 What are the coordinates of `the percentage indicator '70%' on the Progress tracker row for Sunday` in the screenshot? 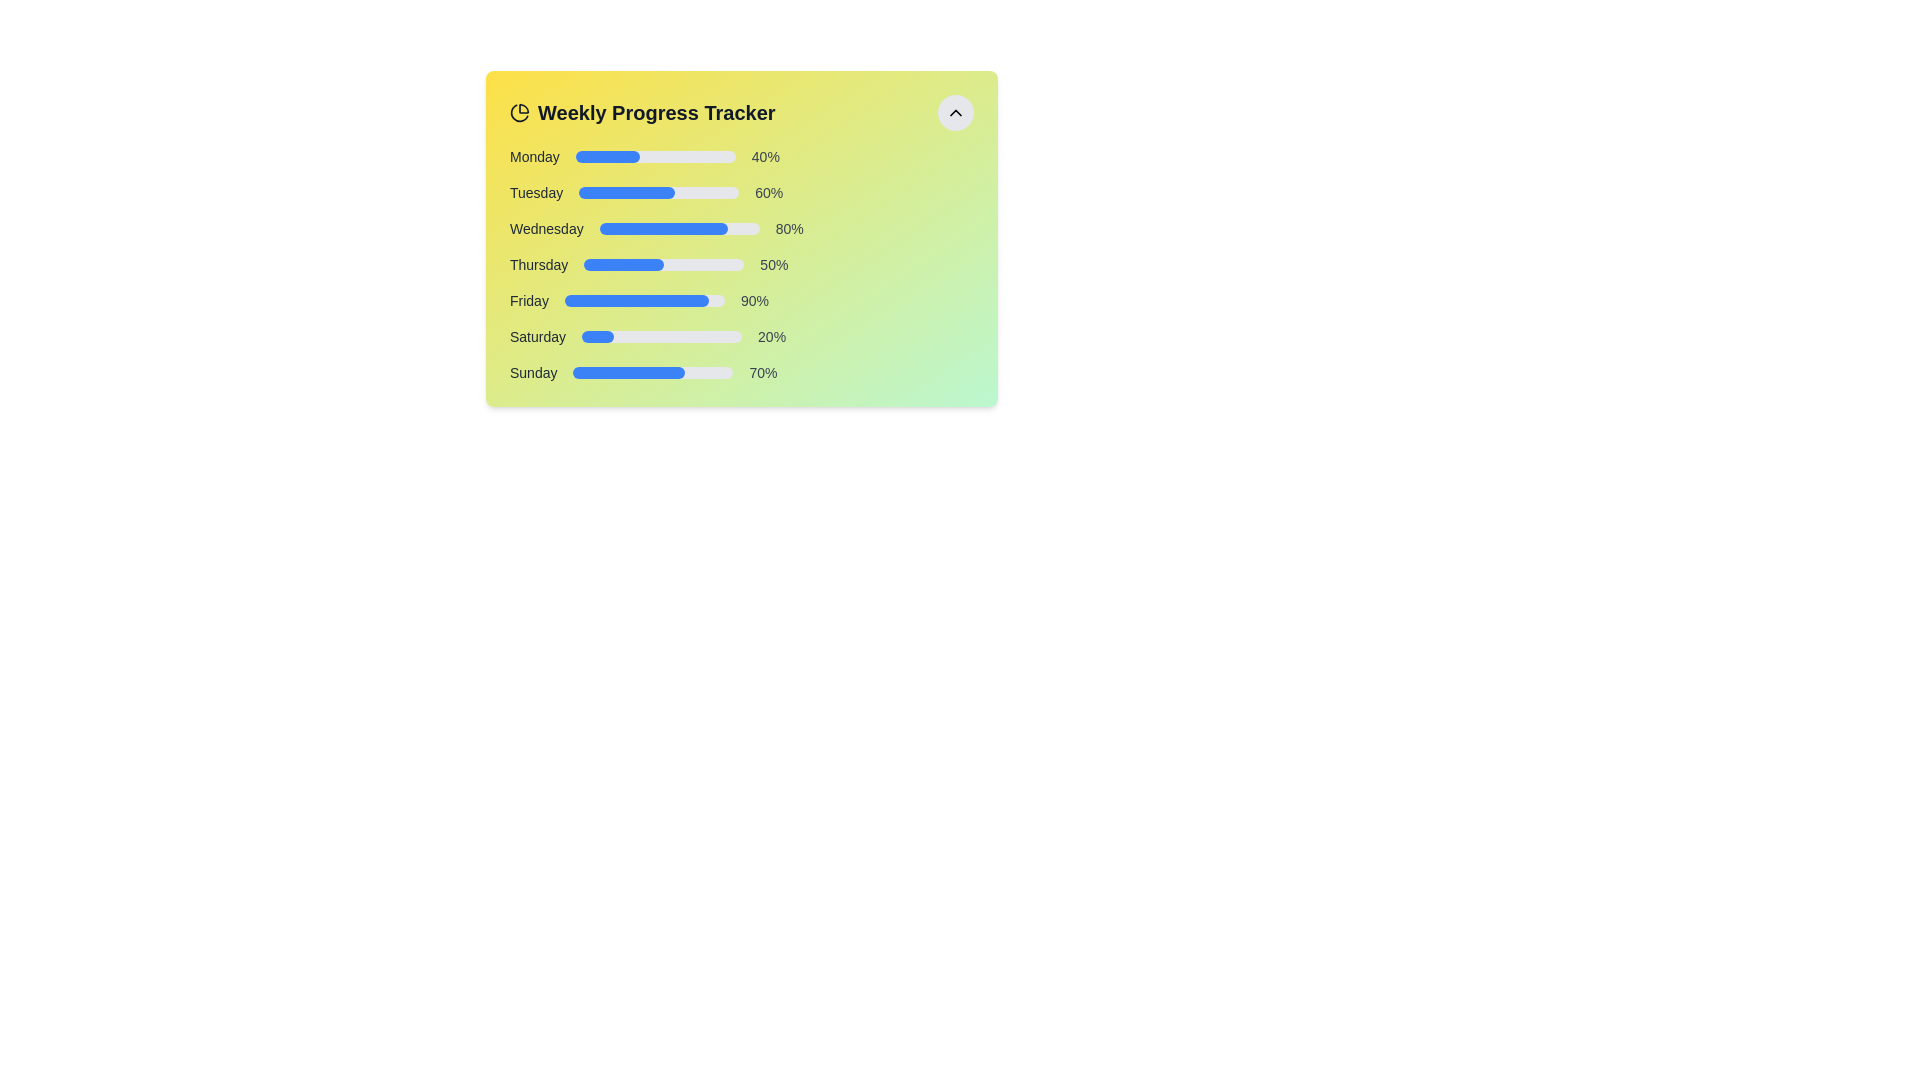 It's located at (741, 373).